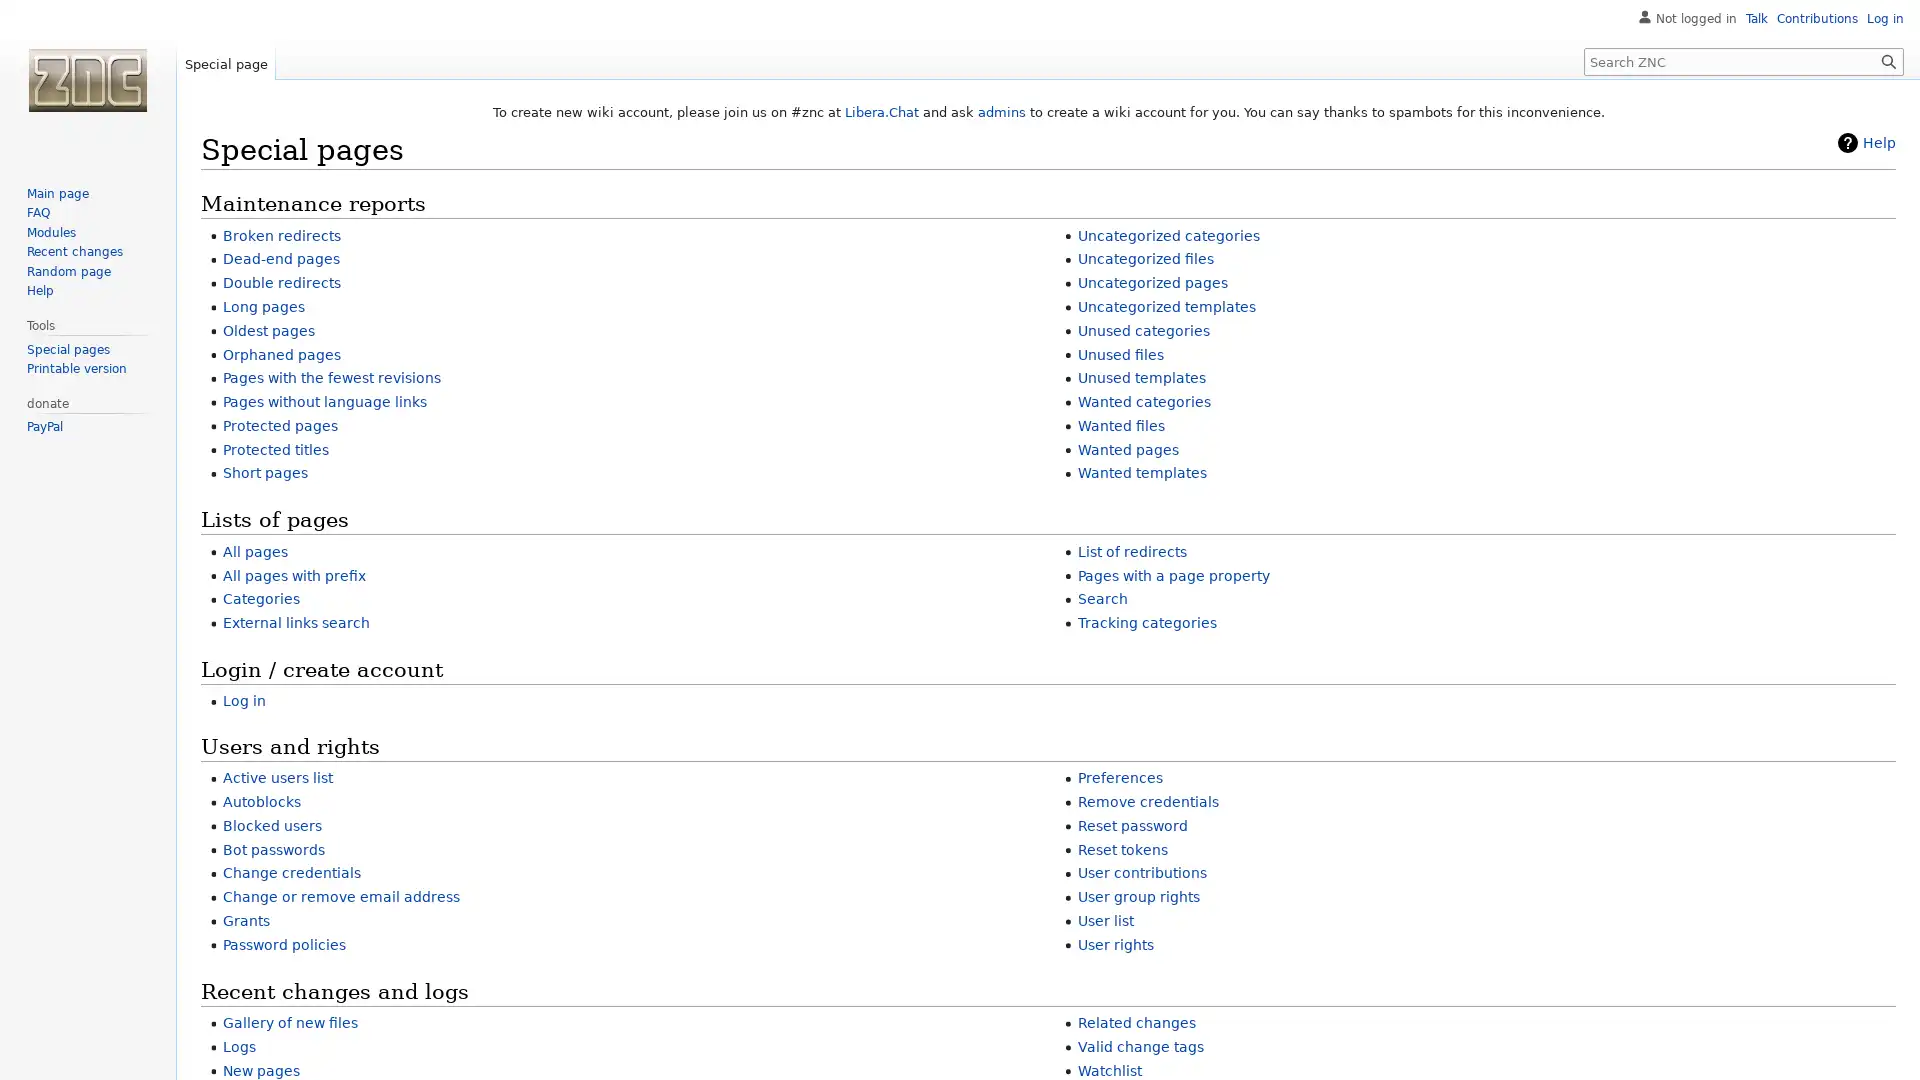 The height and width of the screenshot is (1080, 1920). I want to click on Search, so click(1888, 60).